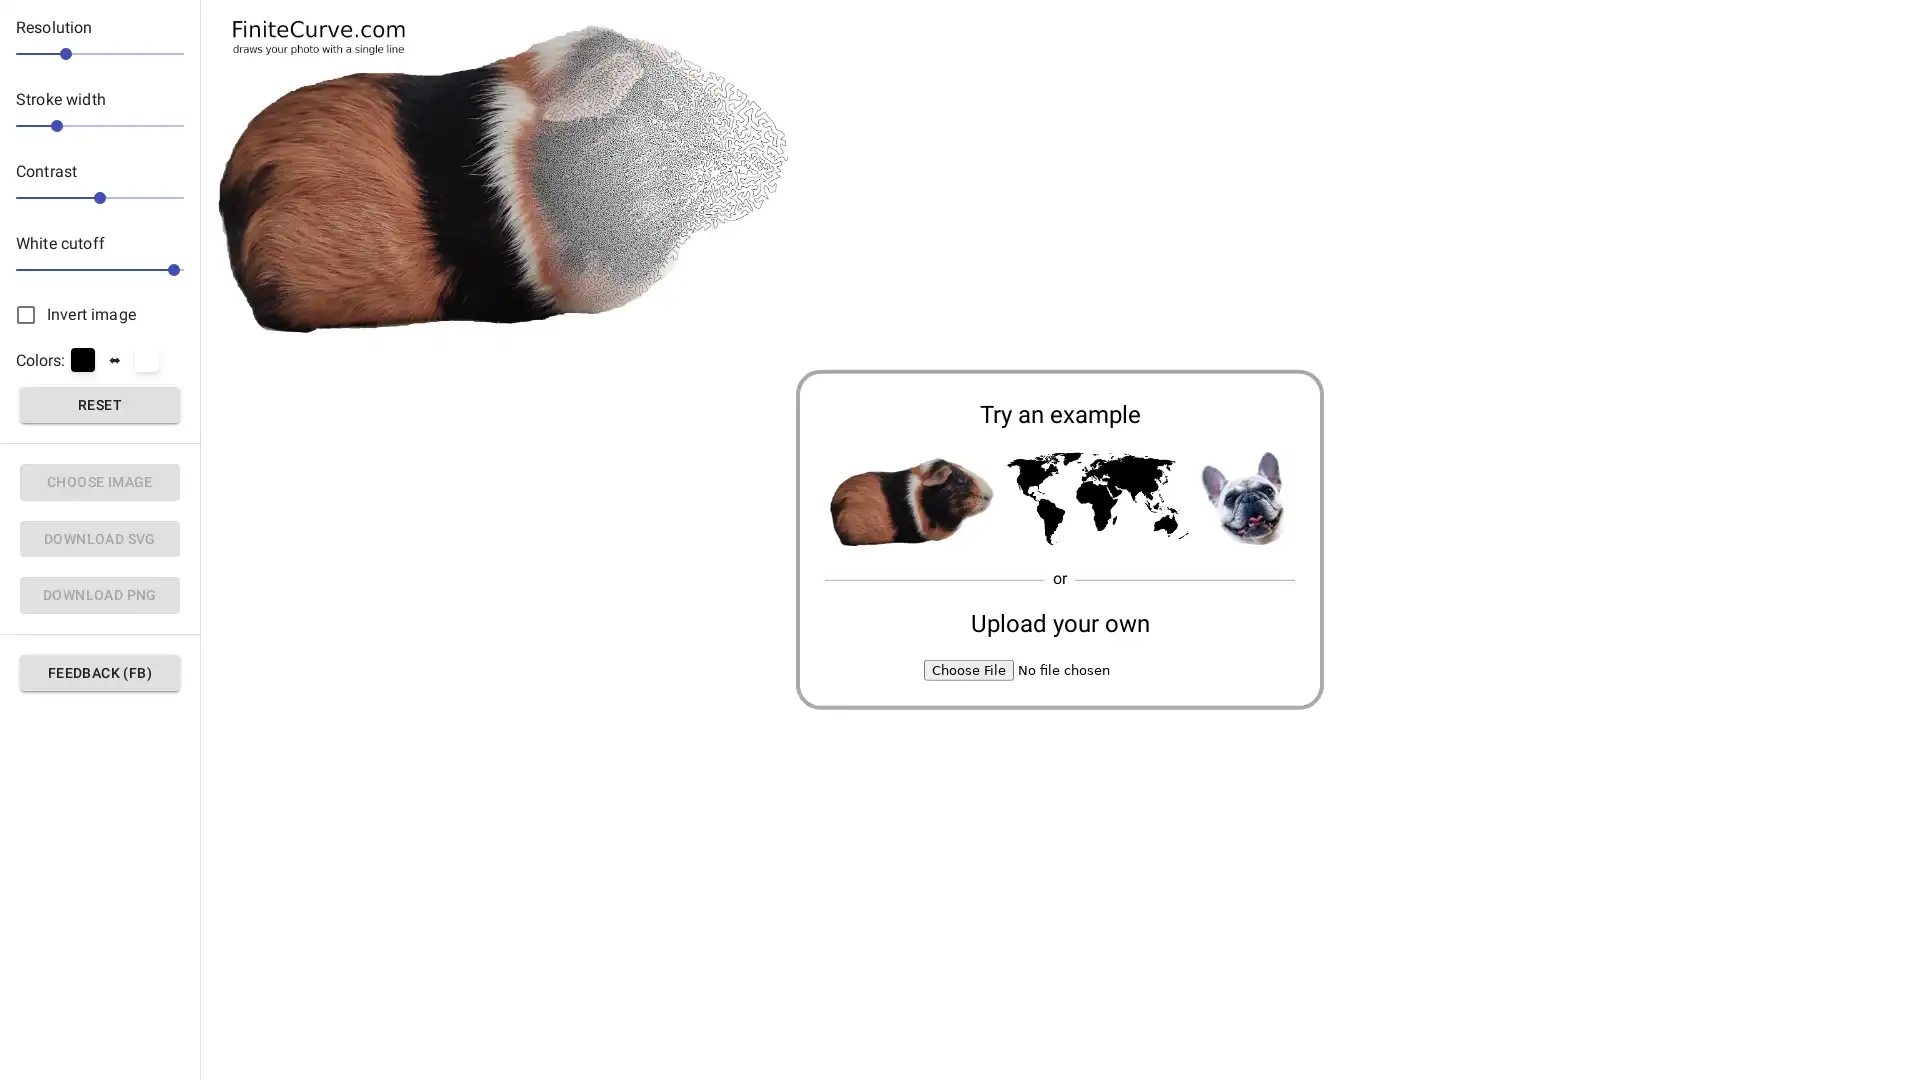 The width and height of the screenshot is (1920, 1080). What do you see at coordinates (99, 593) in the screenshot?
I see `DOWNLOAD PNG` at bounding box center [99, 593].